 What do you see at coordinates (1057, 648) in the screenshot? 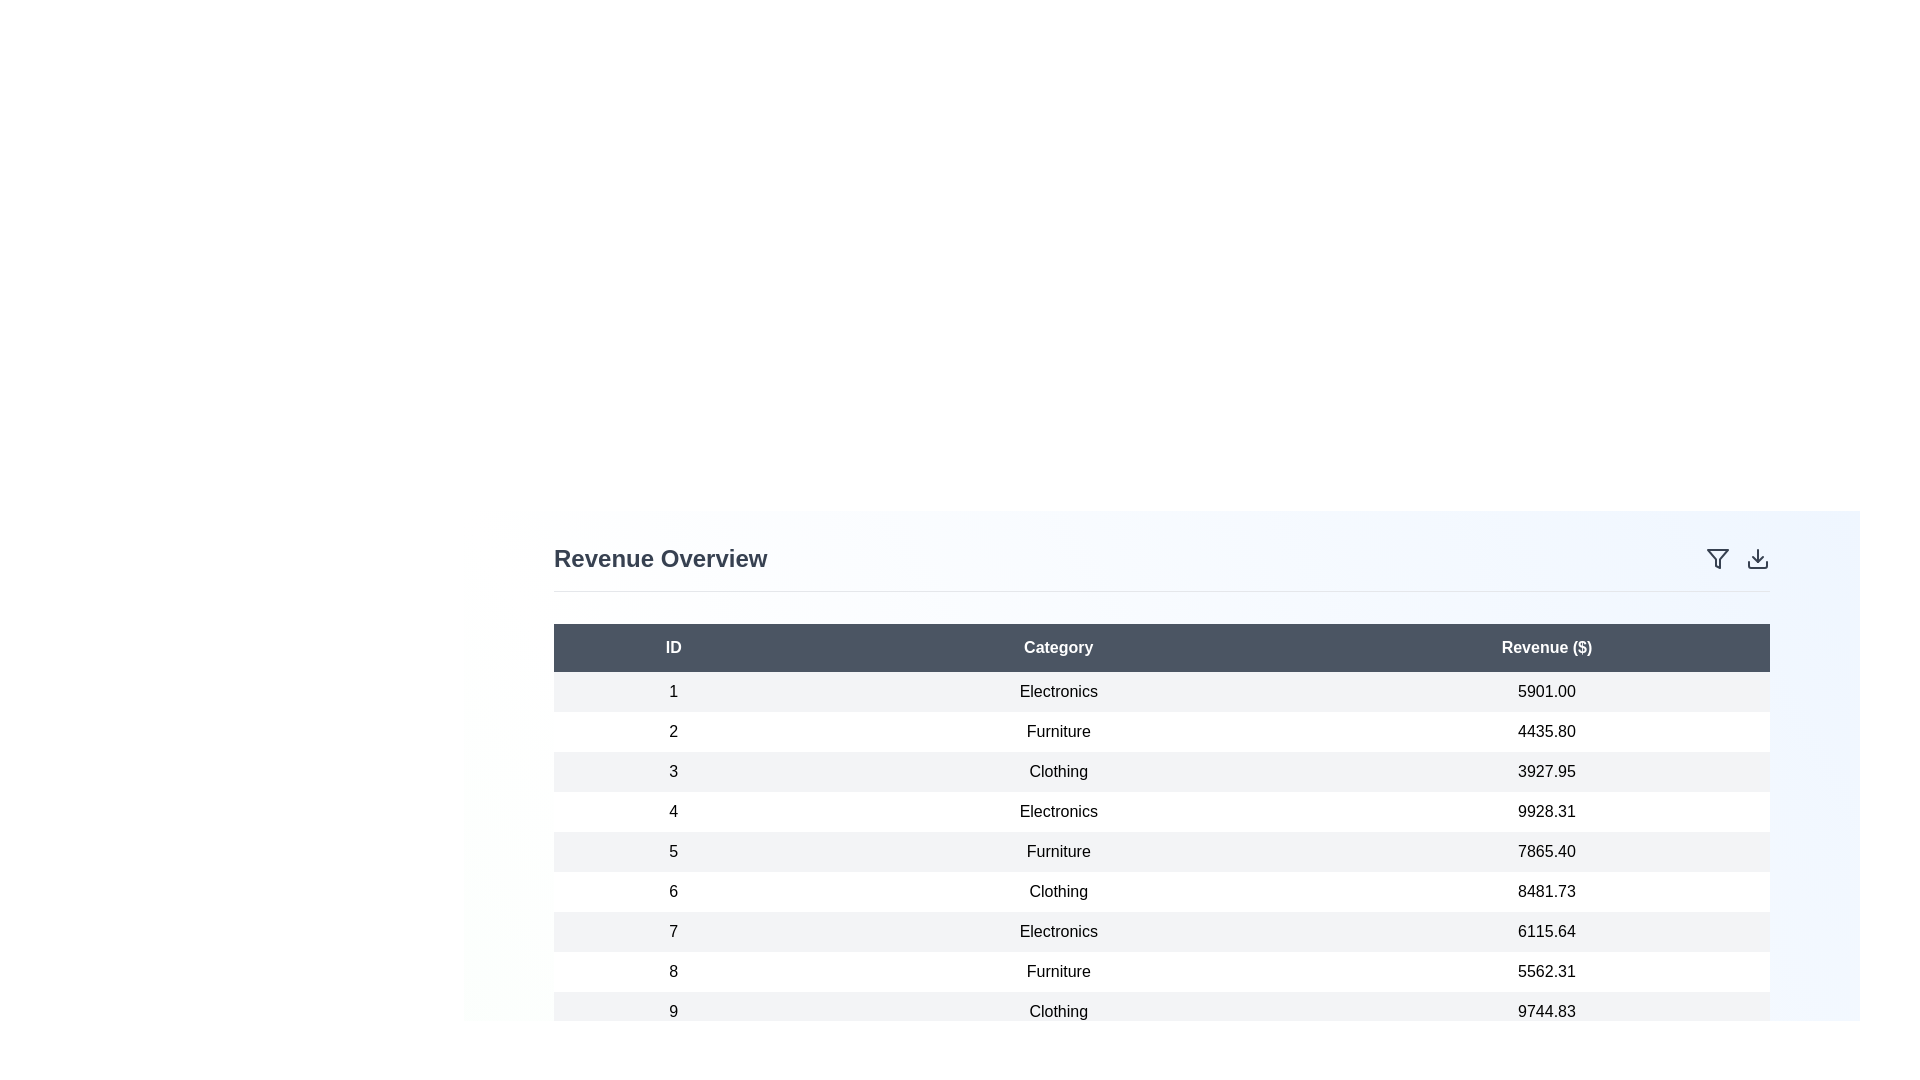
I see `the table header 'Category' to sort the data` at bounding box center [1057, 648].